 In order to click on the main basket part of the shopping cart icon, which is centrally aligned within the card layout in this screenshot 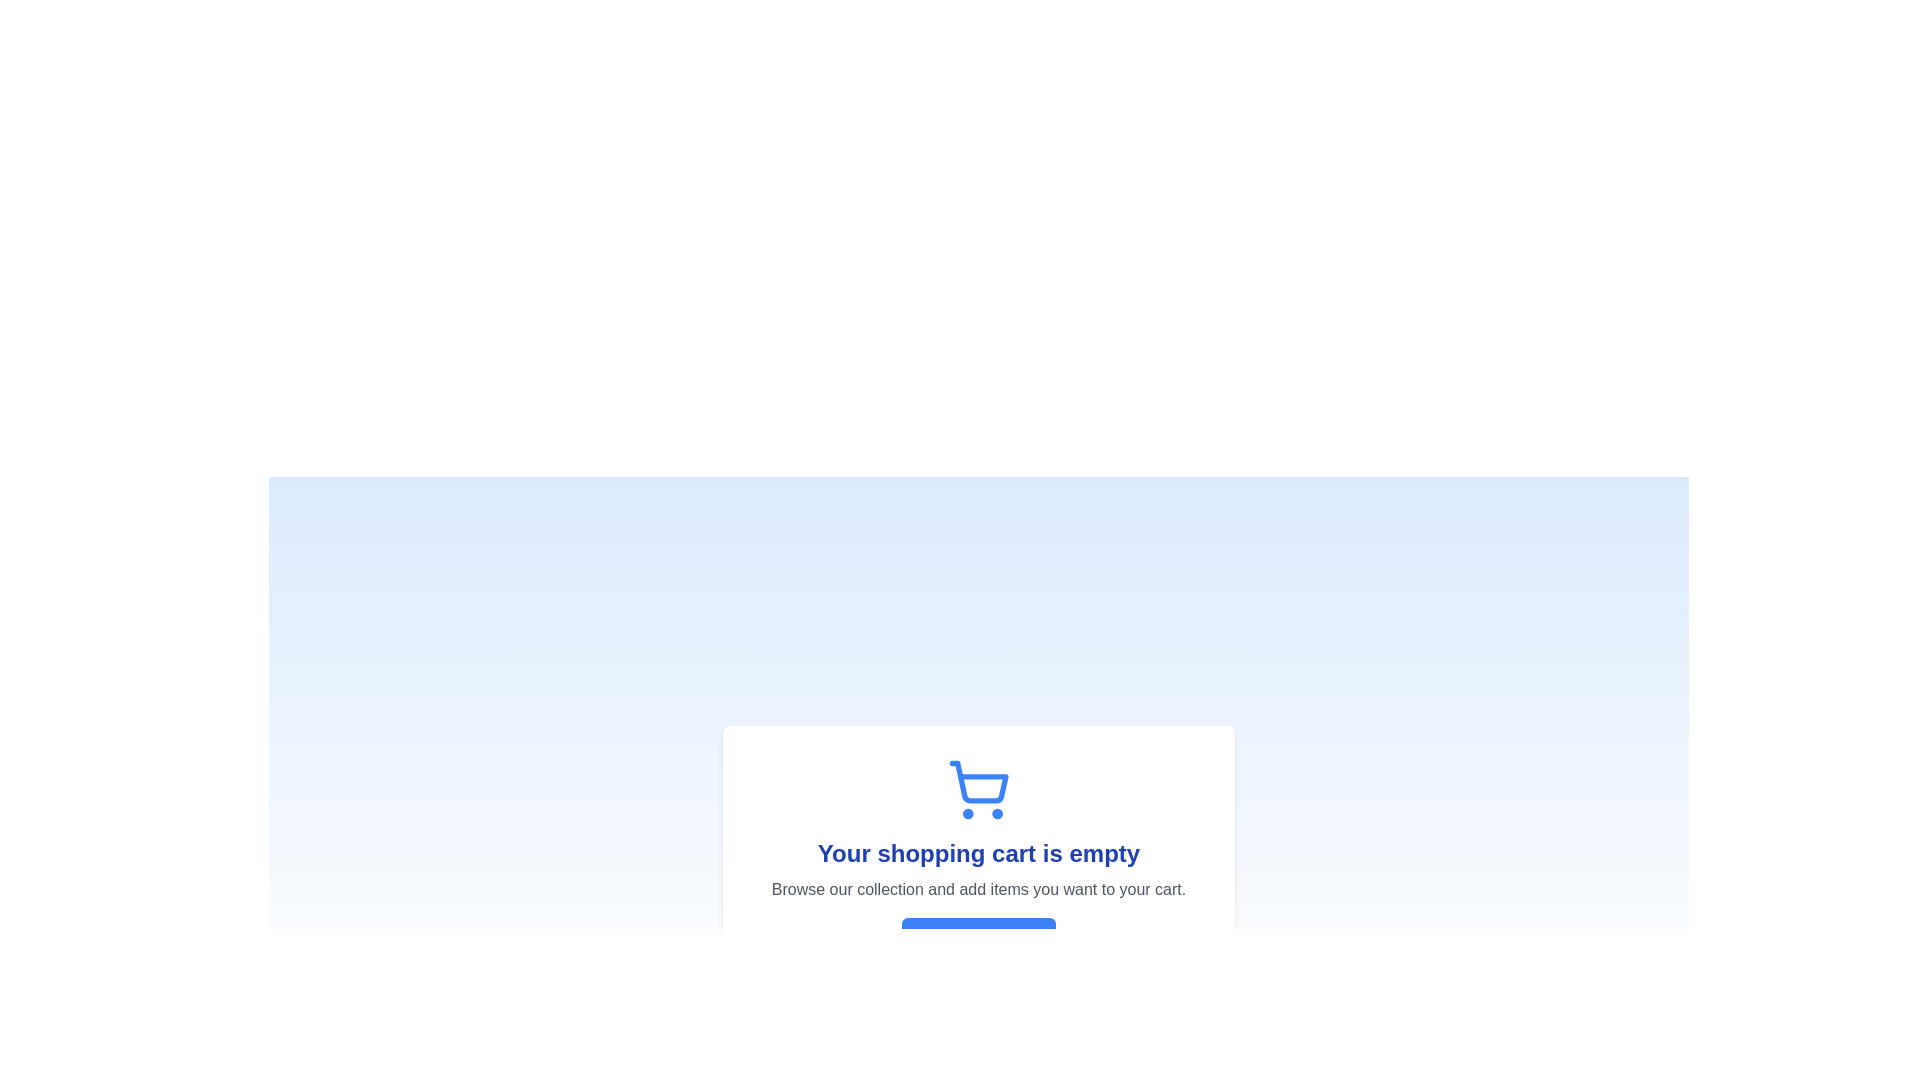, I will do `click(979, 781)`.